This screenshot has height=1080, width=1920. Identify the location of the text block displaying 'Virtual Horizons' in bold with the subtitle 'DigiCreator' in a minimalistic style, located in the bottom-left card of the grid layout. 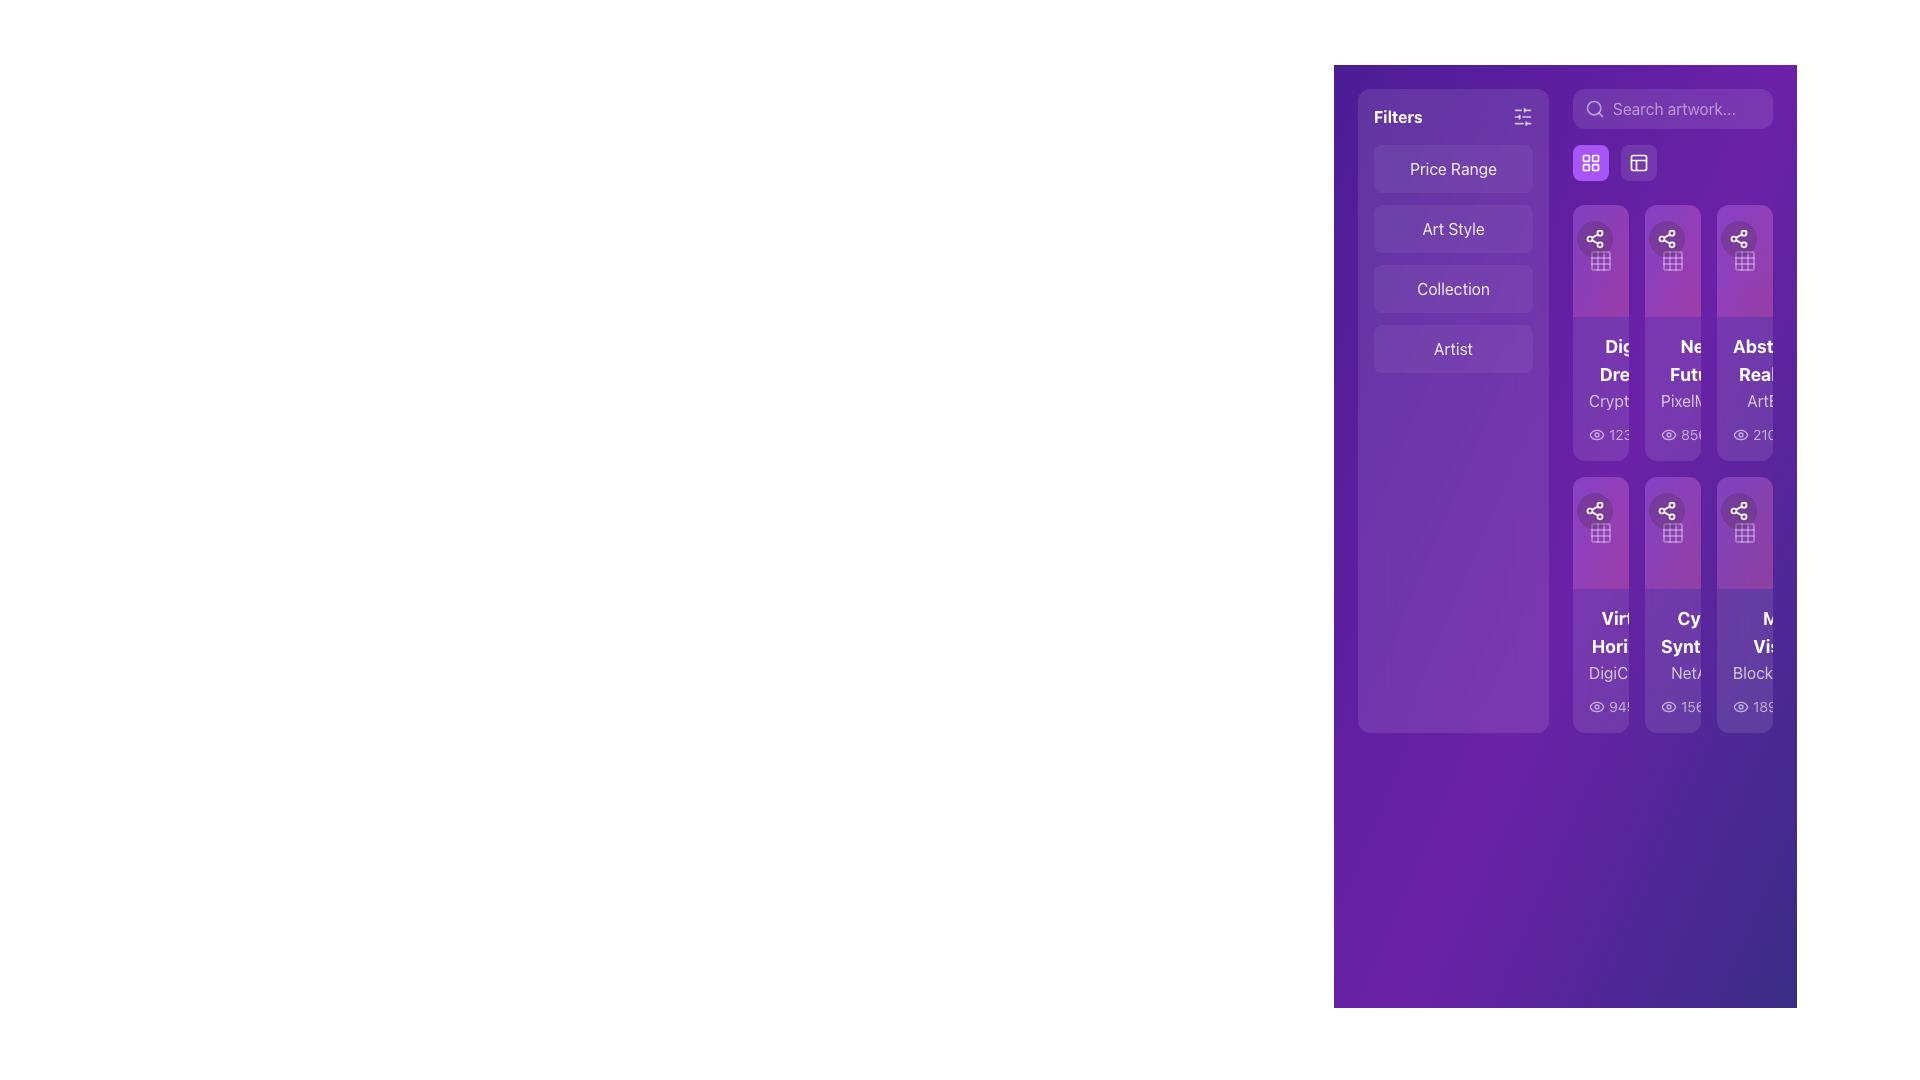
(1601, 644).